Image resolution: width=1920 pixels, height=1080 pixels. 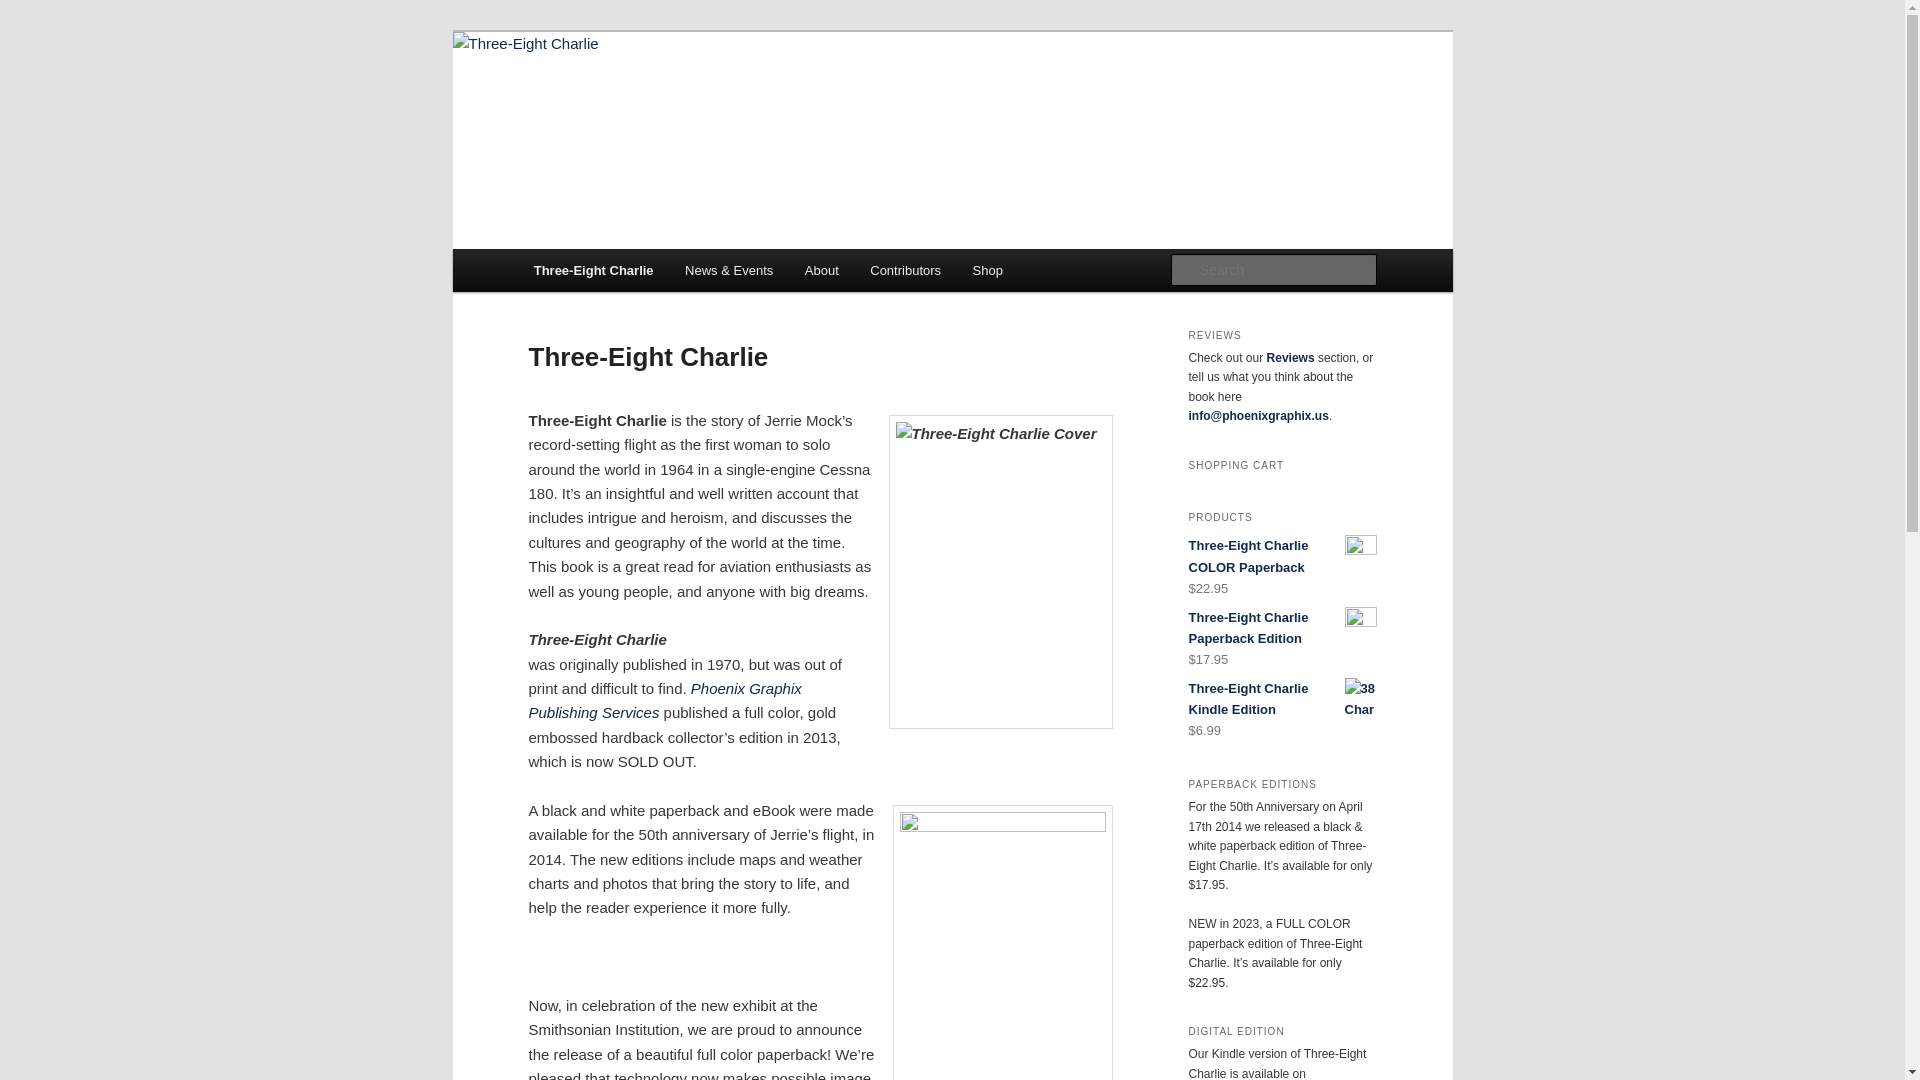 I want to click on 'About', so click(x=821, y=270).